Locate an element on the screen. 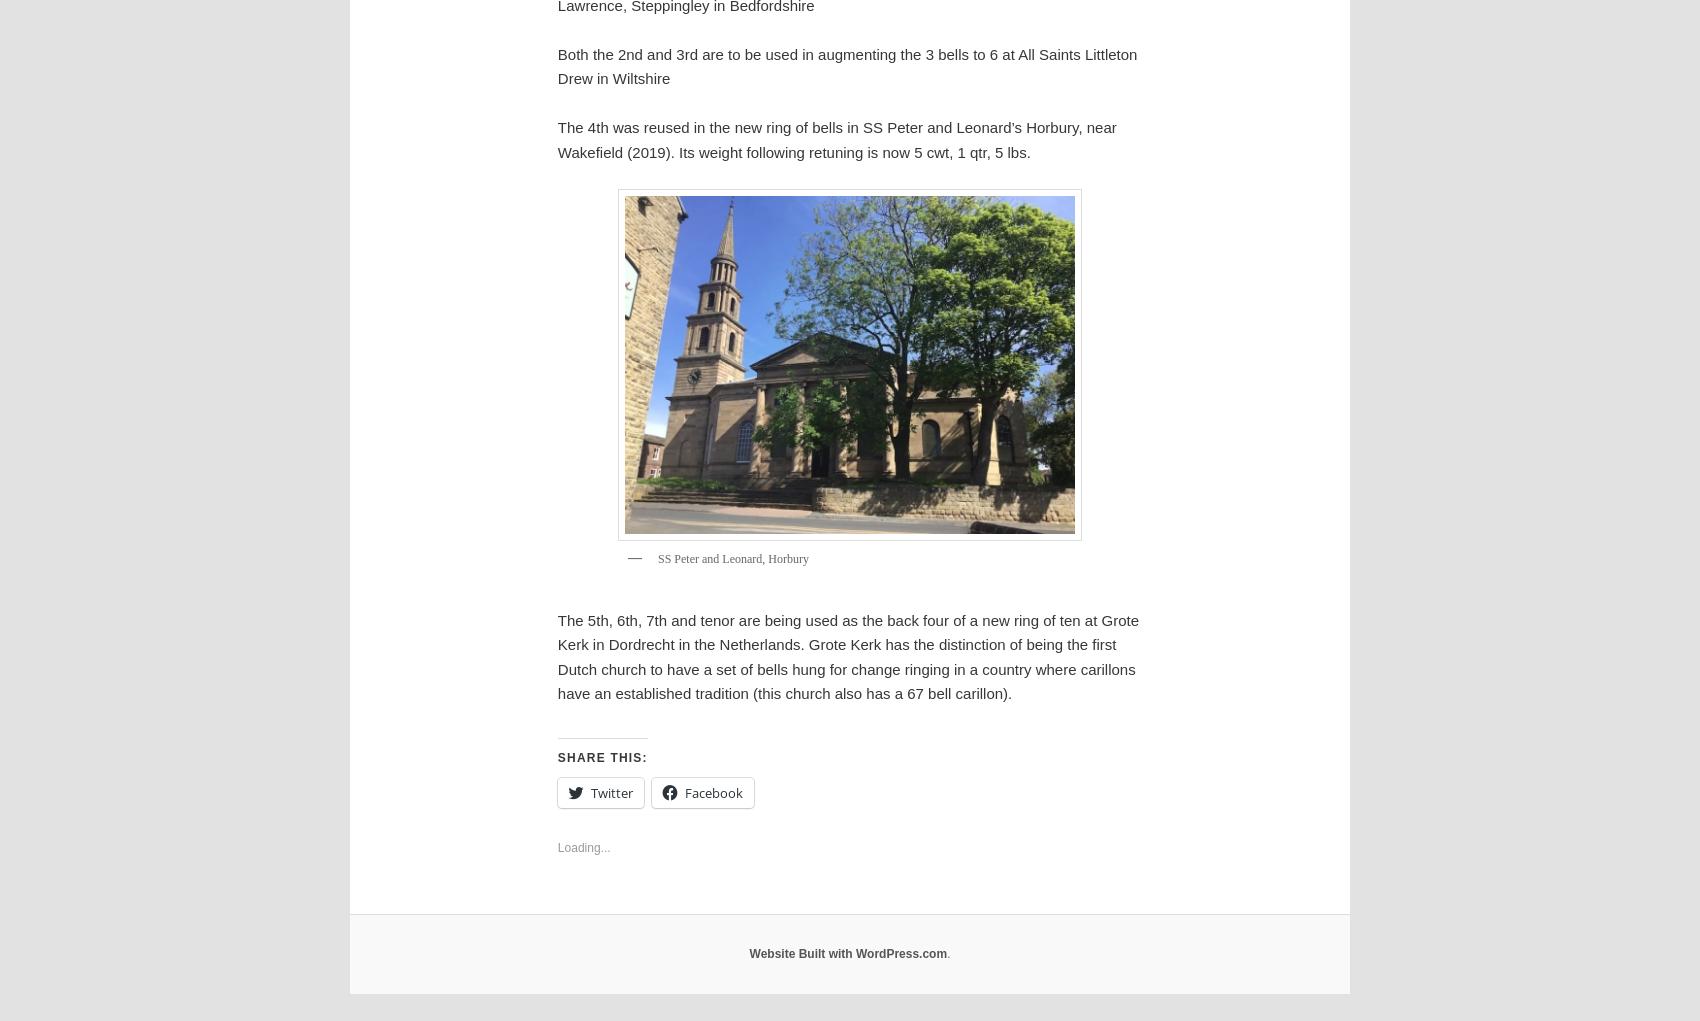 The width and height of the screenshot is (1700, 1021). 'Twitter' is located at coordinates (589, 790).